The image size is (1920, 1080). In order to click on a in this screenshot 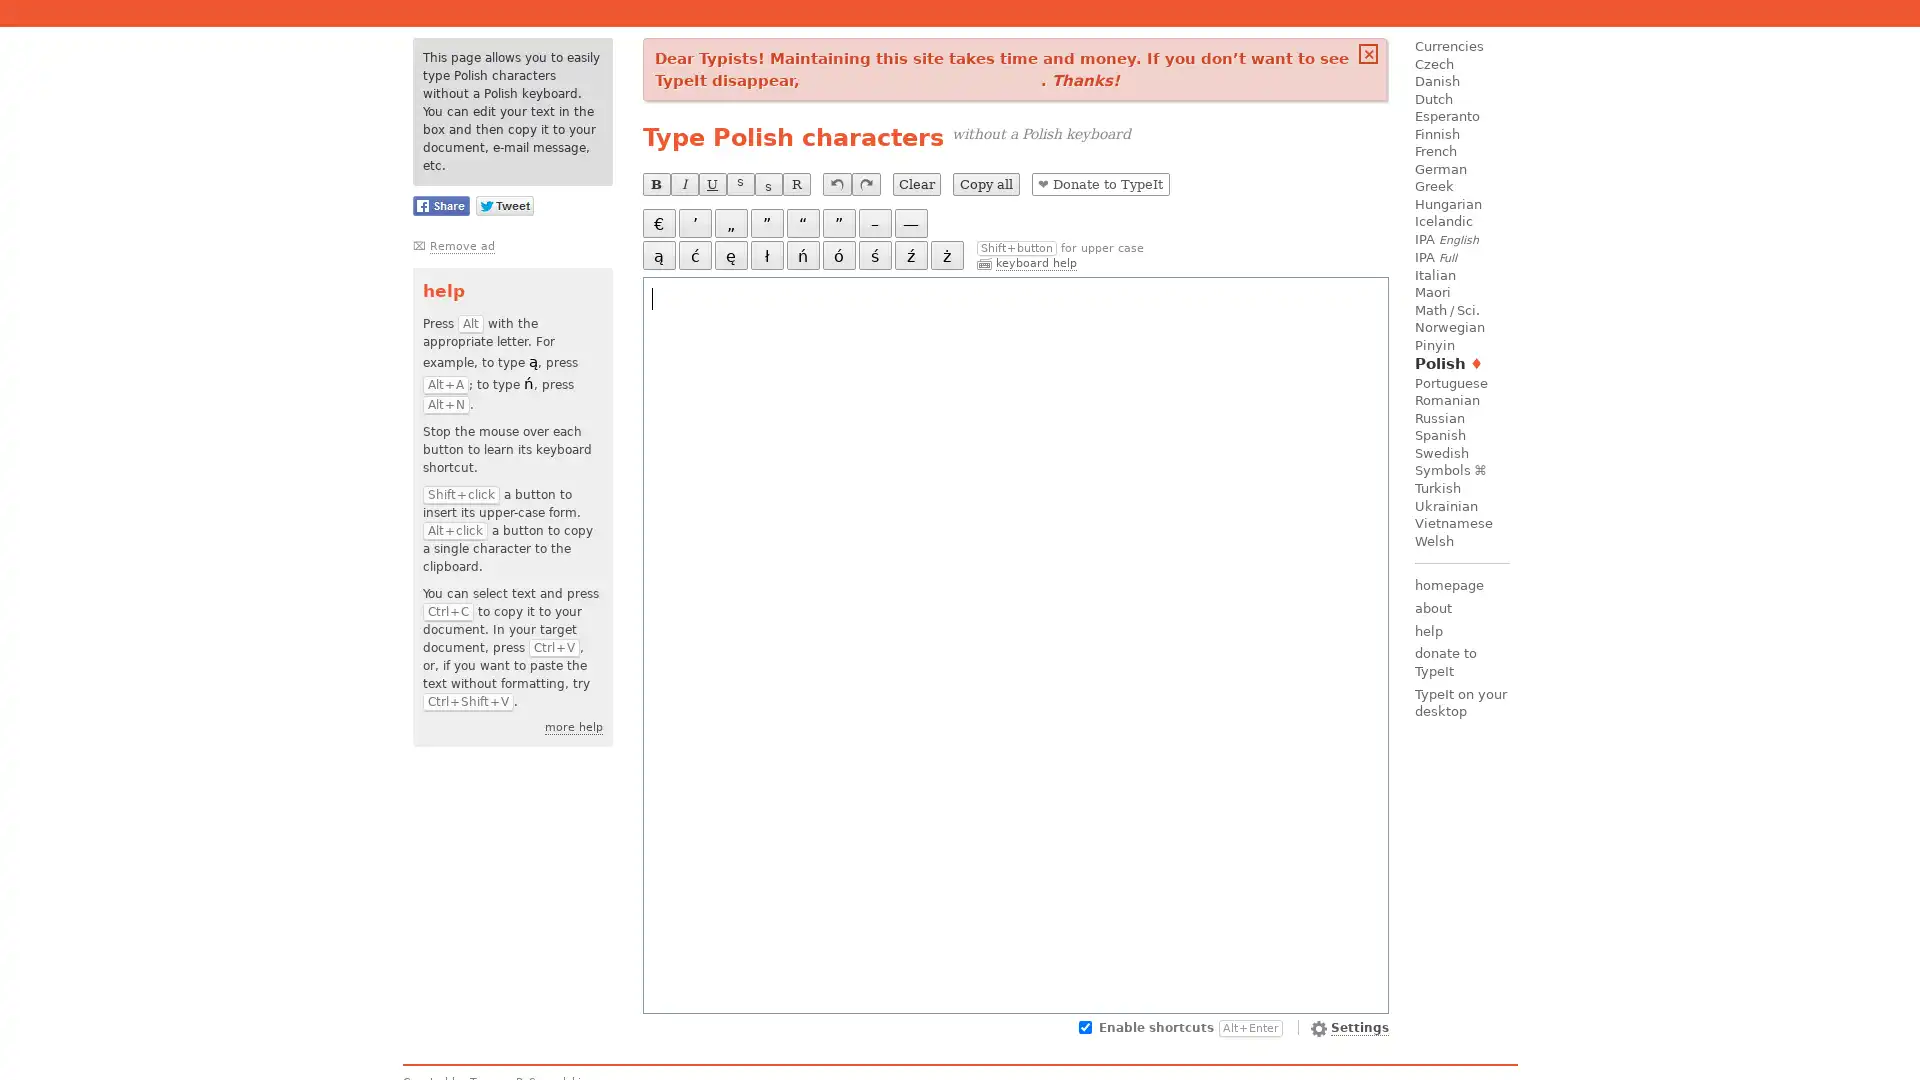, I will do `click(658, 254)`.